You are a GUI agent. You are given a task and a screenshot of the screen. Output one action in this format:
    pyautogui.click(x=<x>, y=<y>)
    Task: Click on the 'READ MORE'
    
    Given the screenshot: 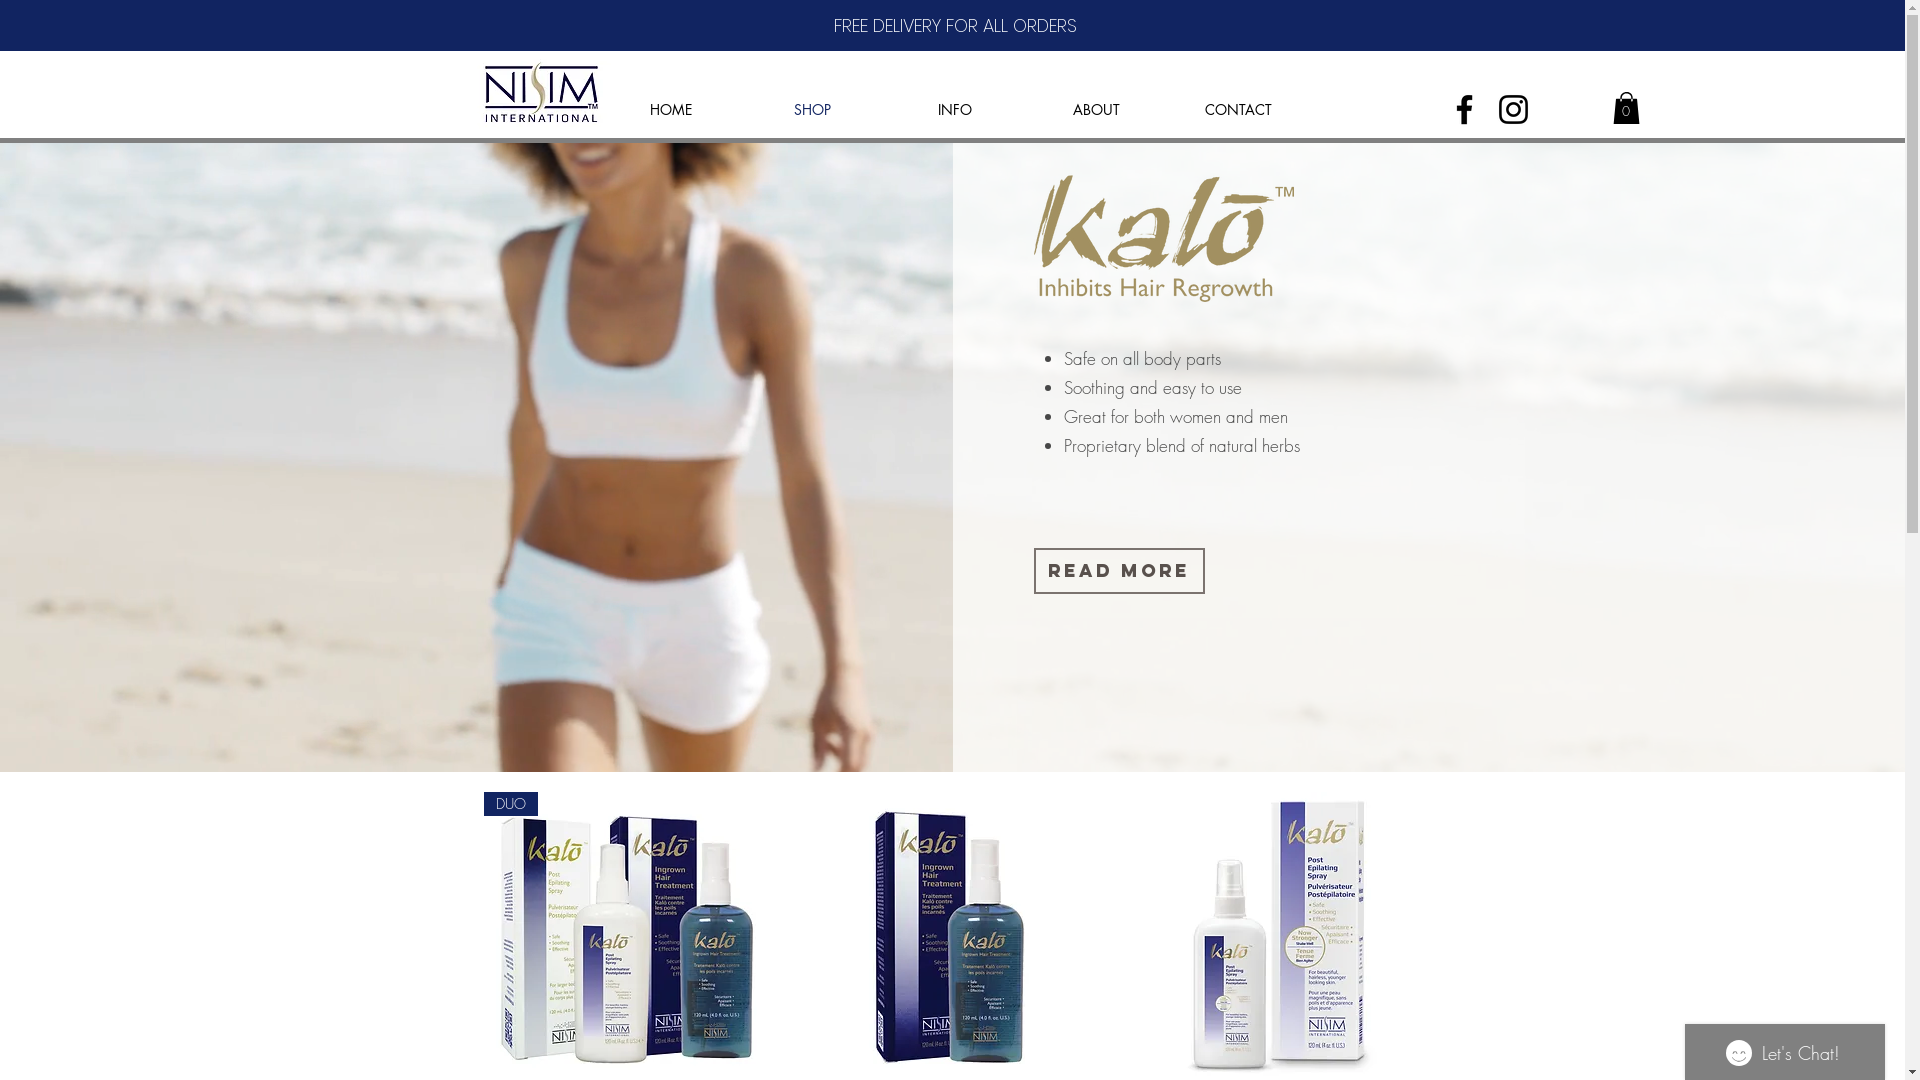 What is the action you would take?
    pyautogui.click(x=1118, y=570)
    